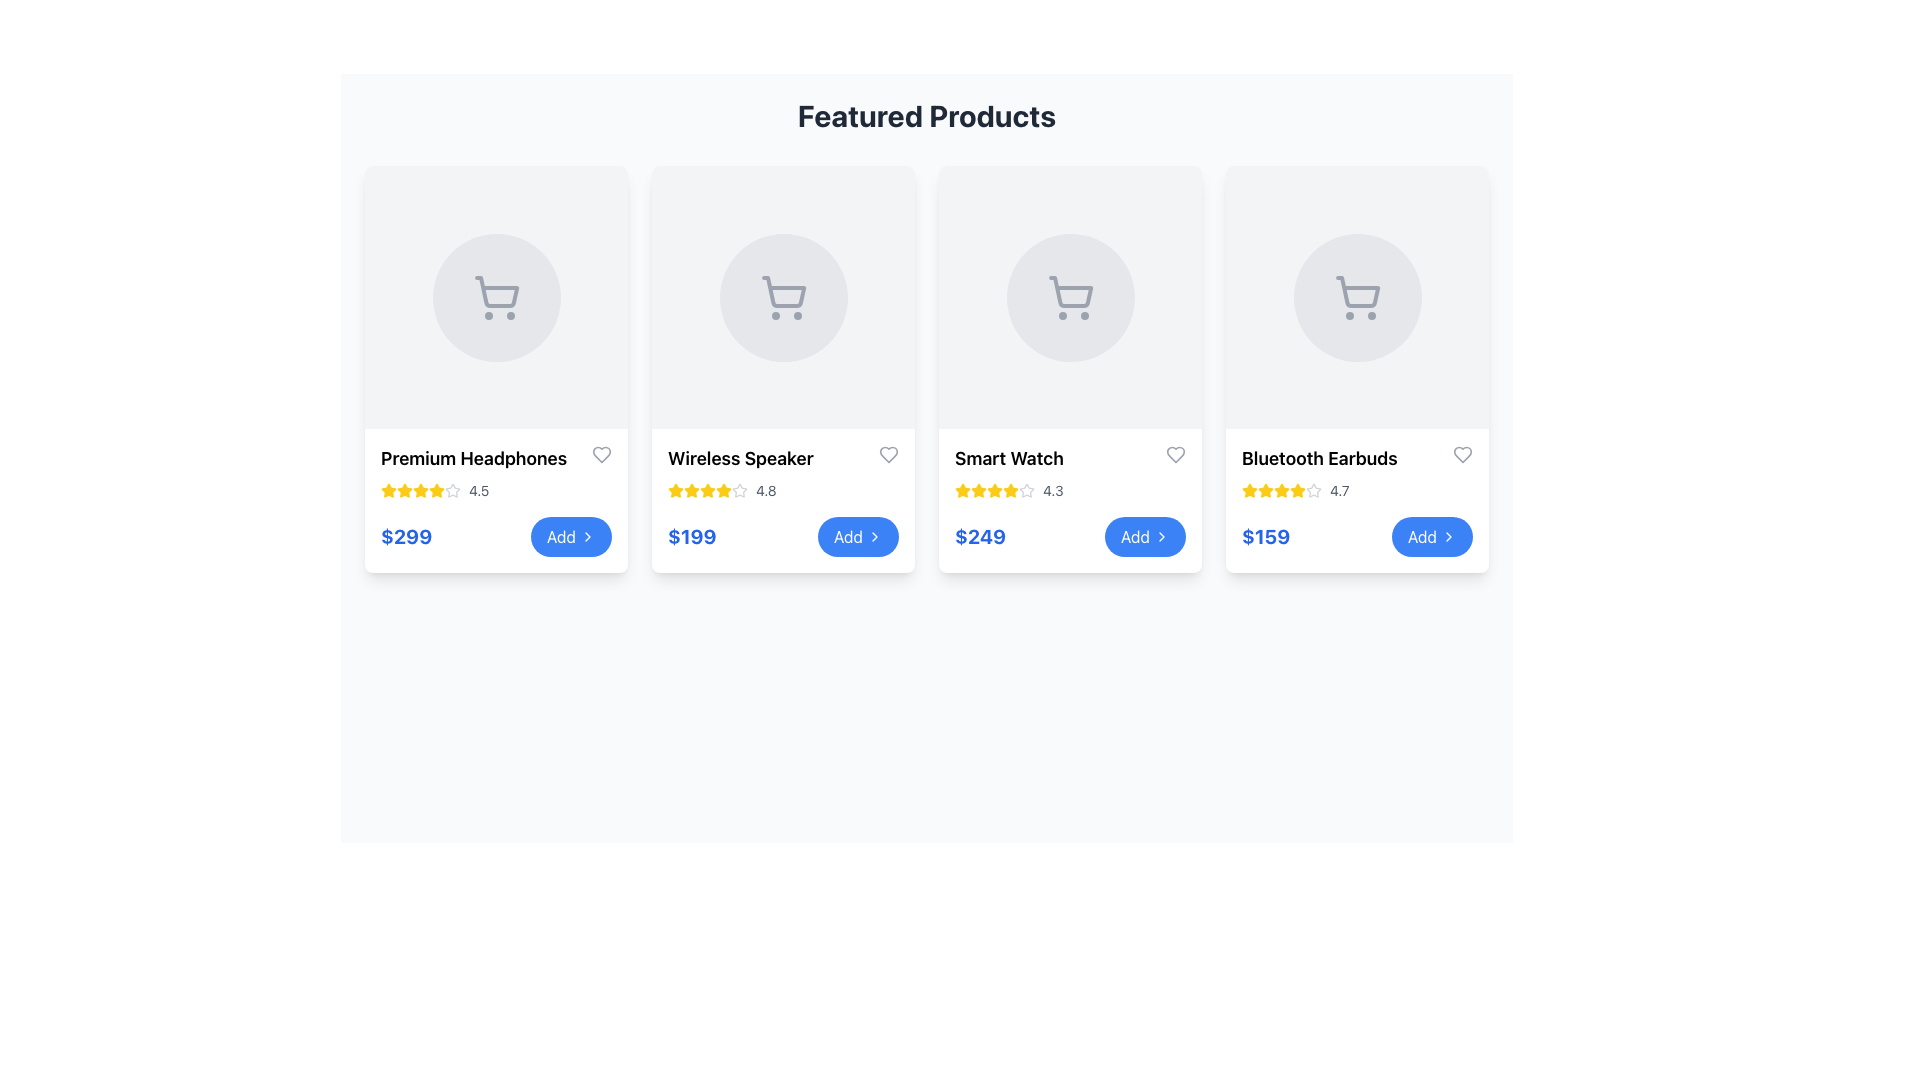 The image size is (1920, 1080). What do you see at coordinates (738, 490) in the screenshot?
I see `the second star icon in the rating section of the 'Wireless Speaker' product card located in the second column of the featured products grid` at bounding box center [738, 490].